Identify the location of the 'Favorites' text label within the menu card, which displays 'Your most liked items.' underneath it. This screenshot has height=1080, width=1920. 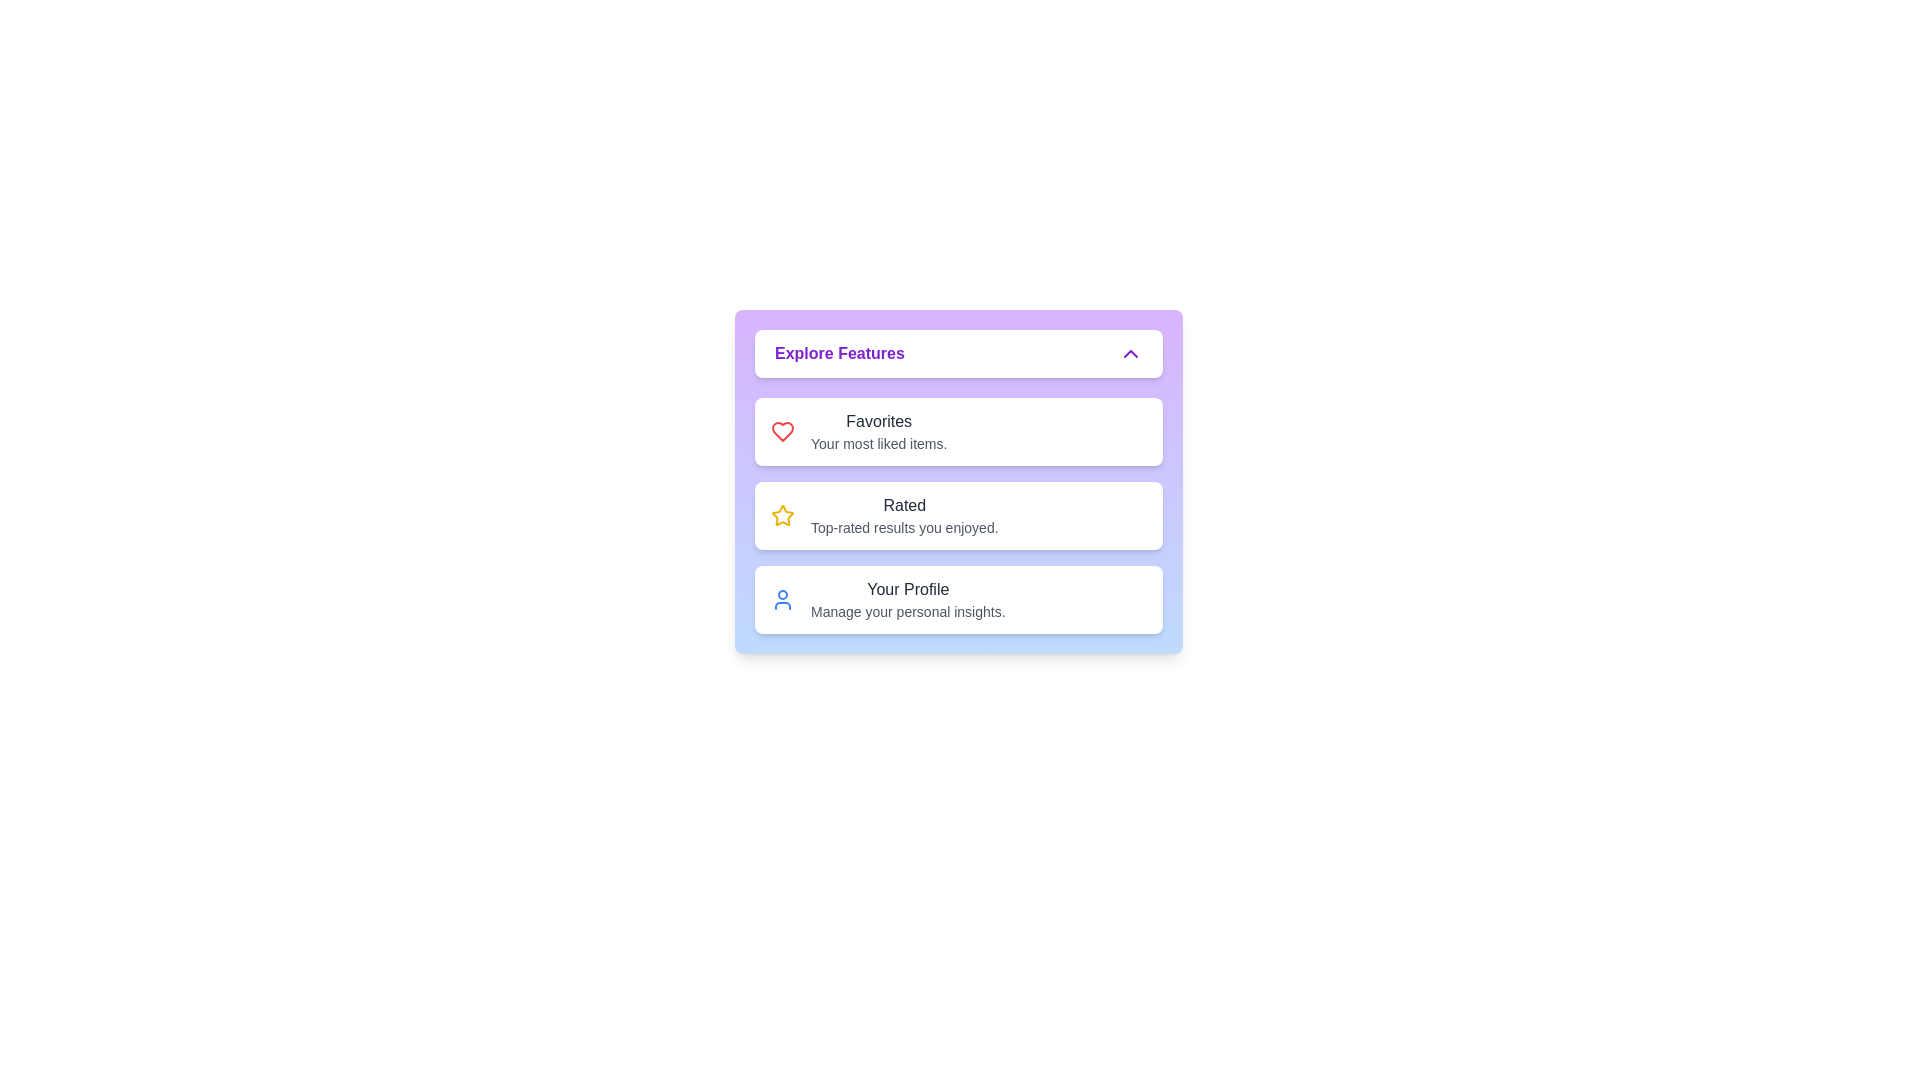
(879, 431).